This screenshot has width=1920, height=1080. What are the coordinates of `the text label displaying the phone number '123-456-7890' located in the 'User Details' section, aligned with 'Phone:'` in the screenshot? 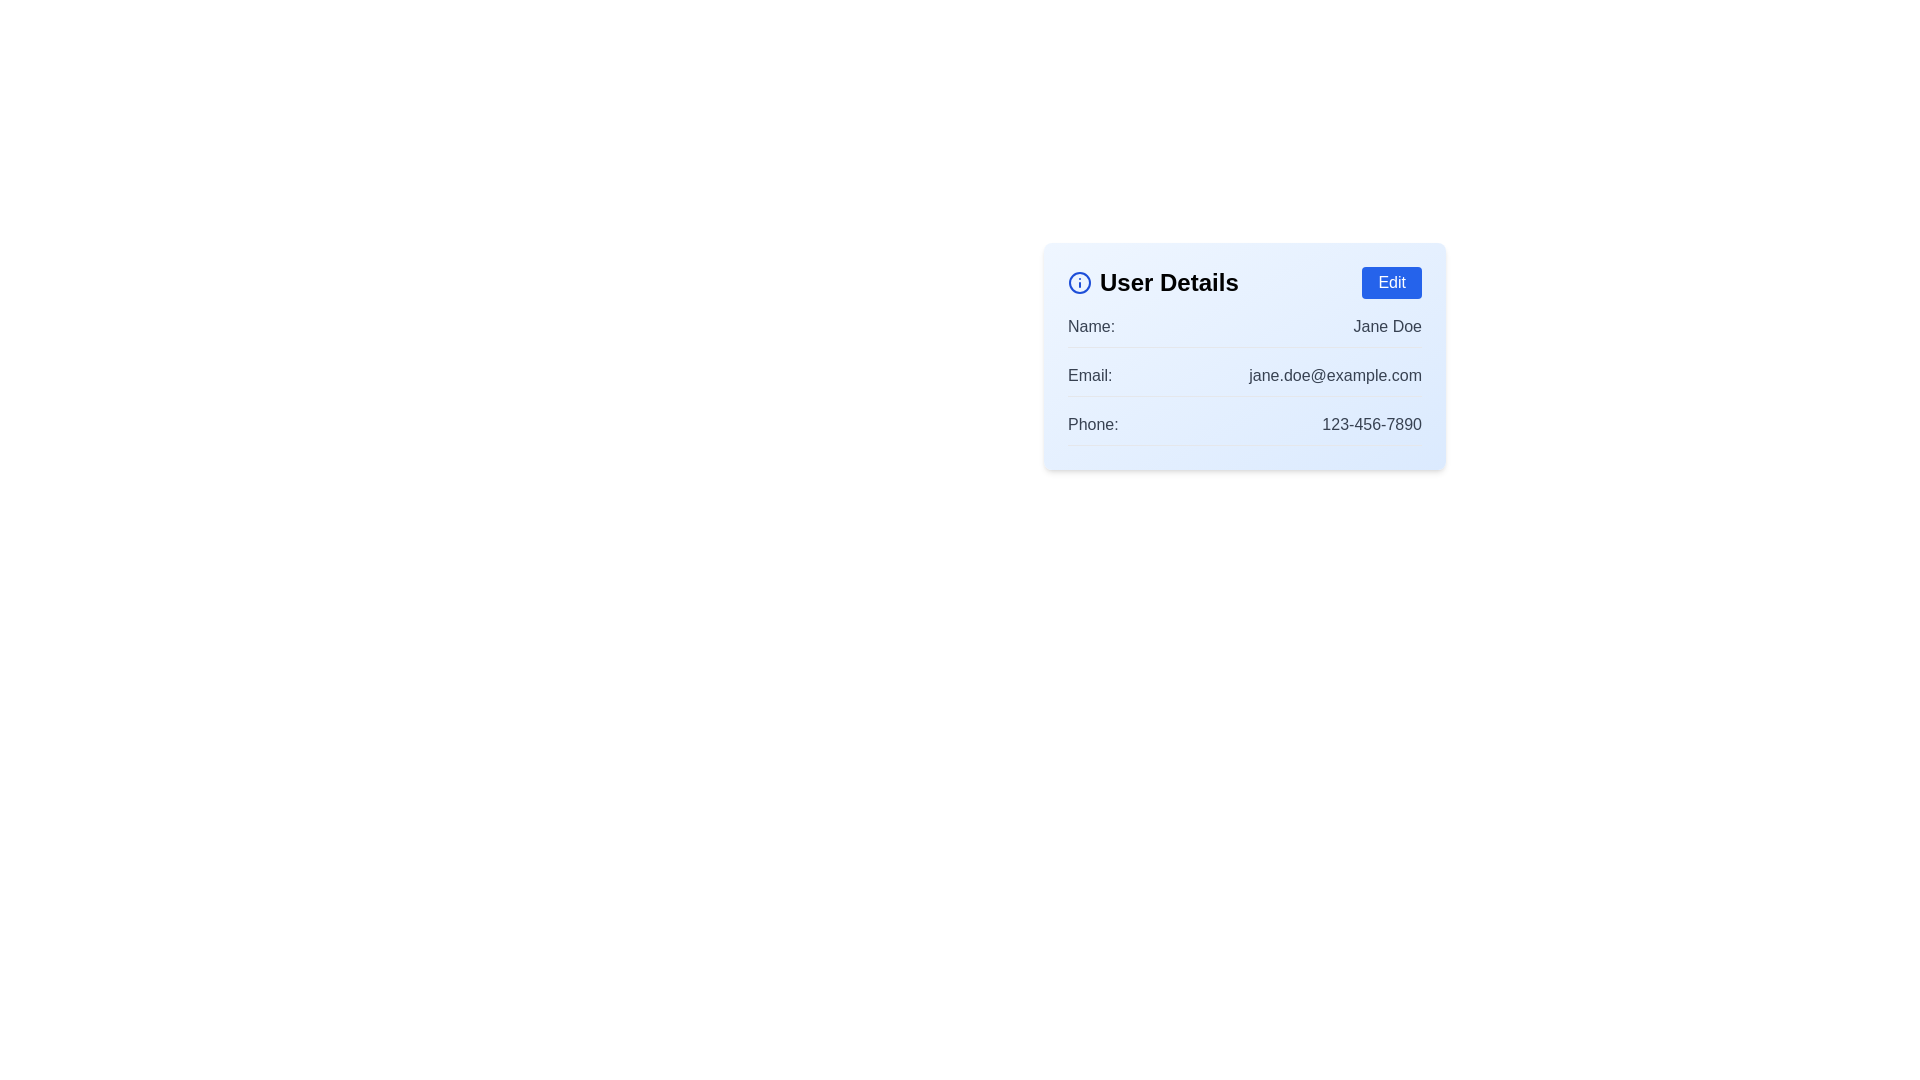 It's located at (1371, 423).